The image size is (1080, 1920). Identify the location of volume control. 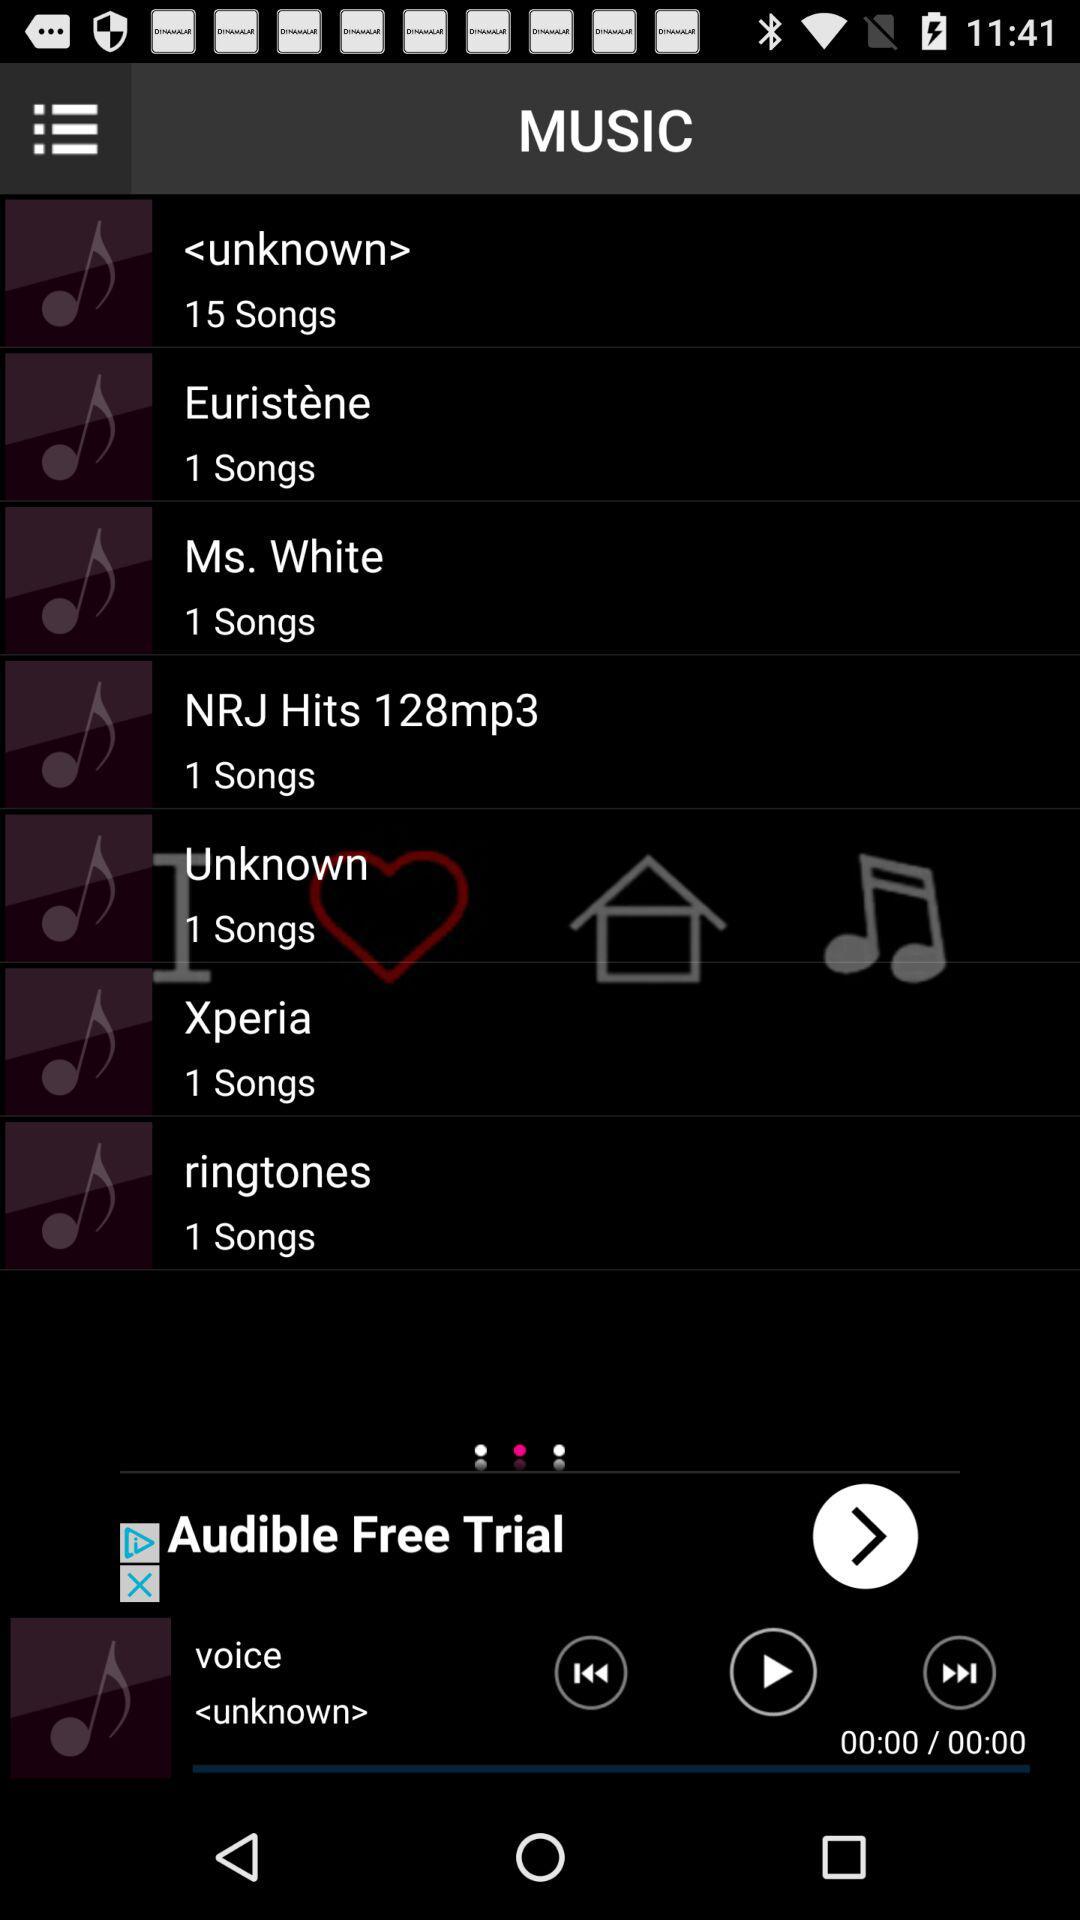
(90, 1697).